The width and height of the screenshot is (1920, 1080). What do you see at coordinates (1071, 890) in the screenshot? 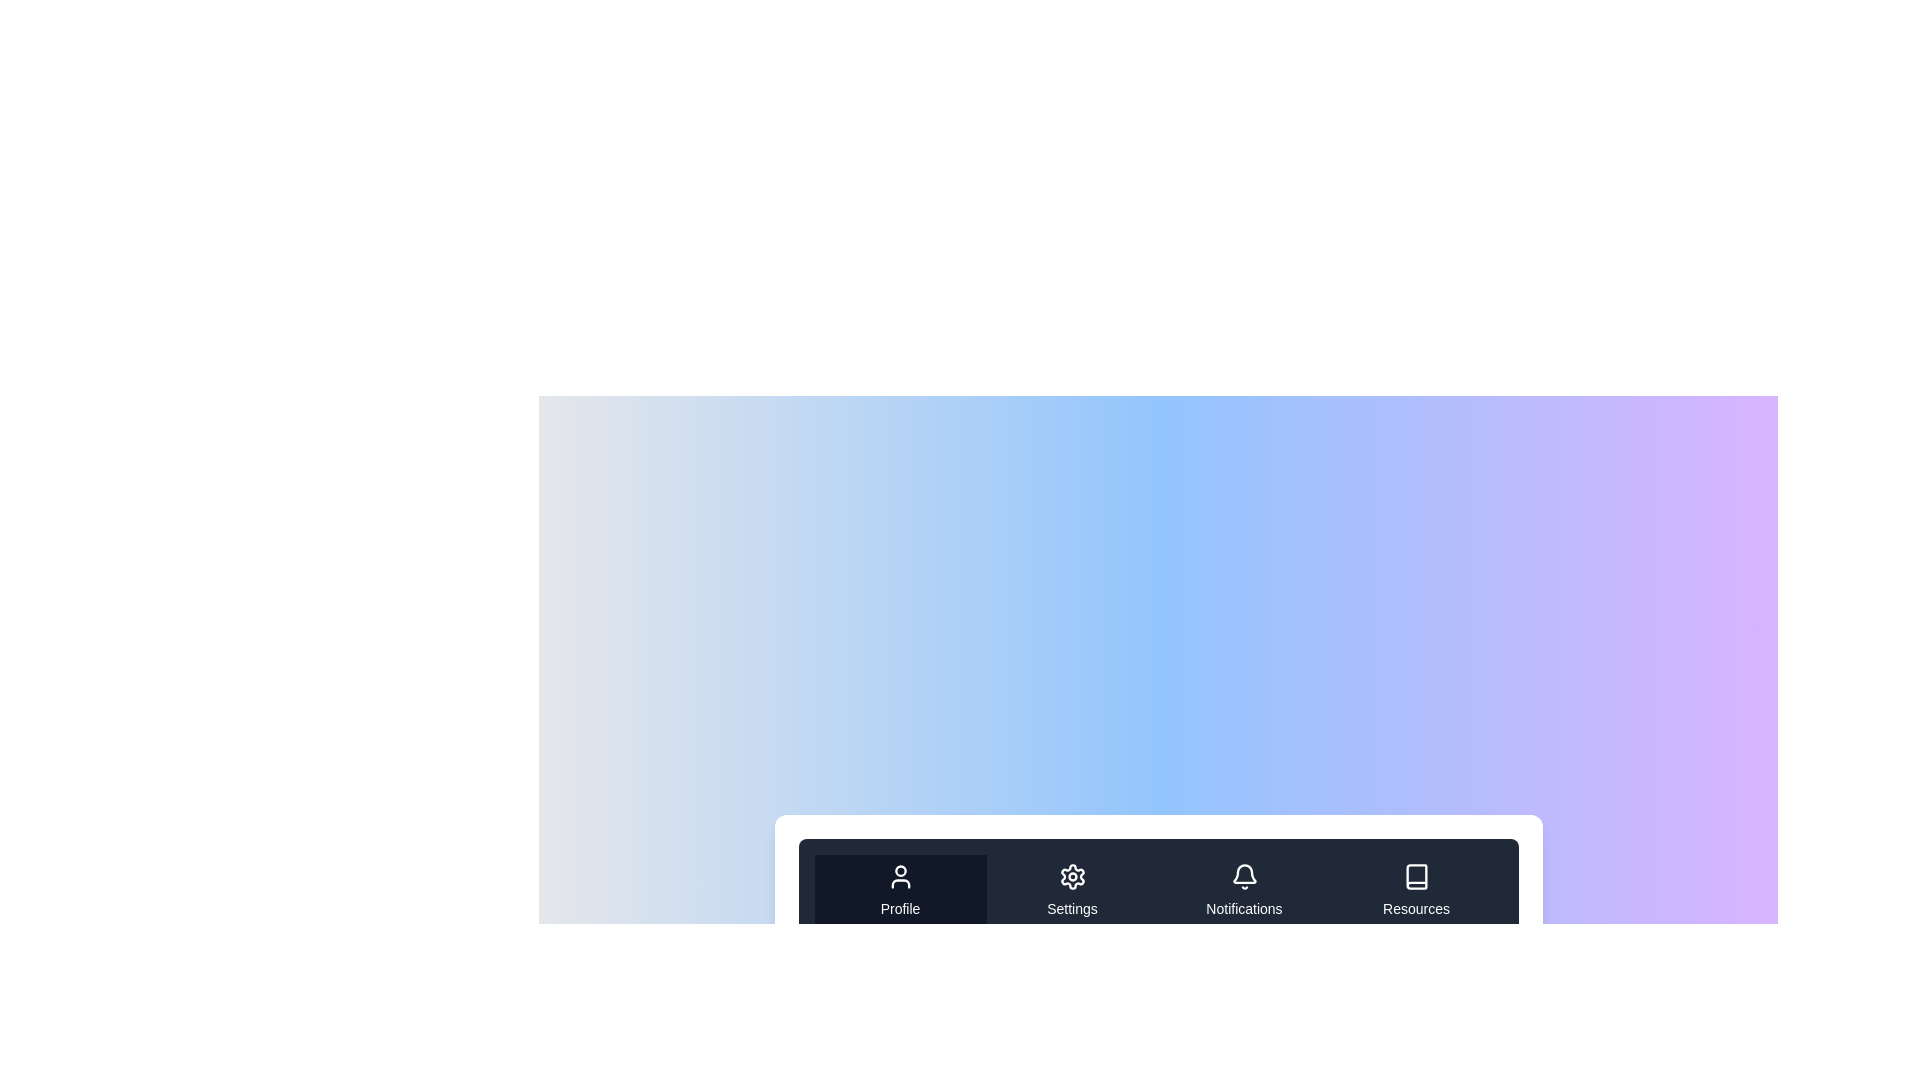
I see `the tab labeled Settings to navigate to its content` at bounding box center [1071, 890].